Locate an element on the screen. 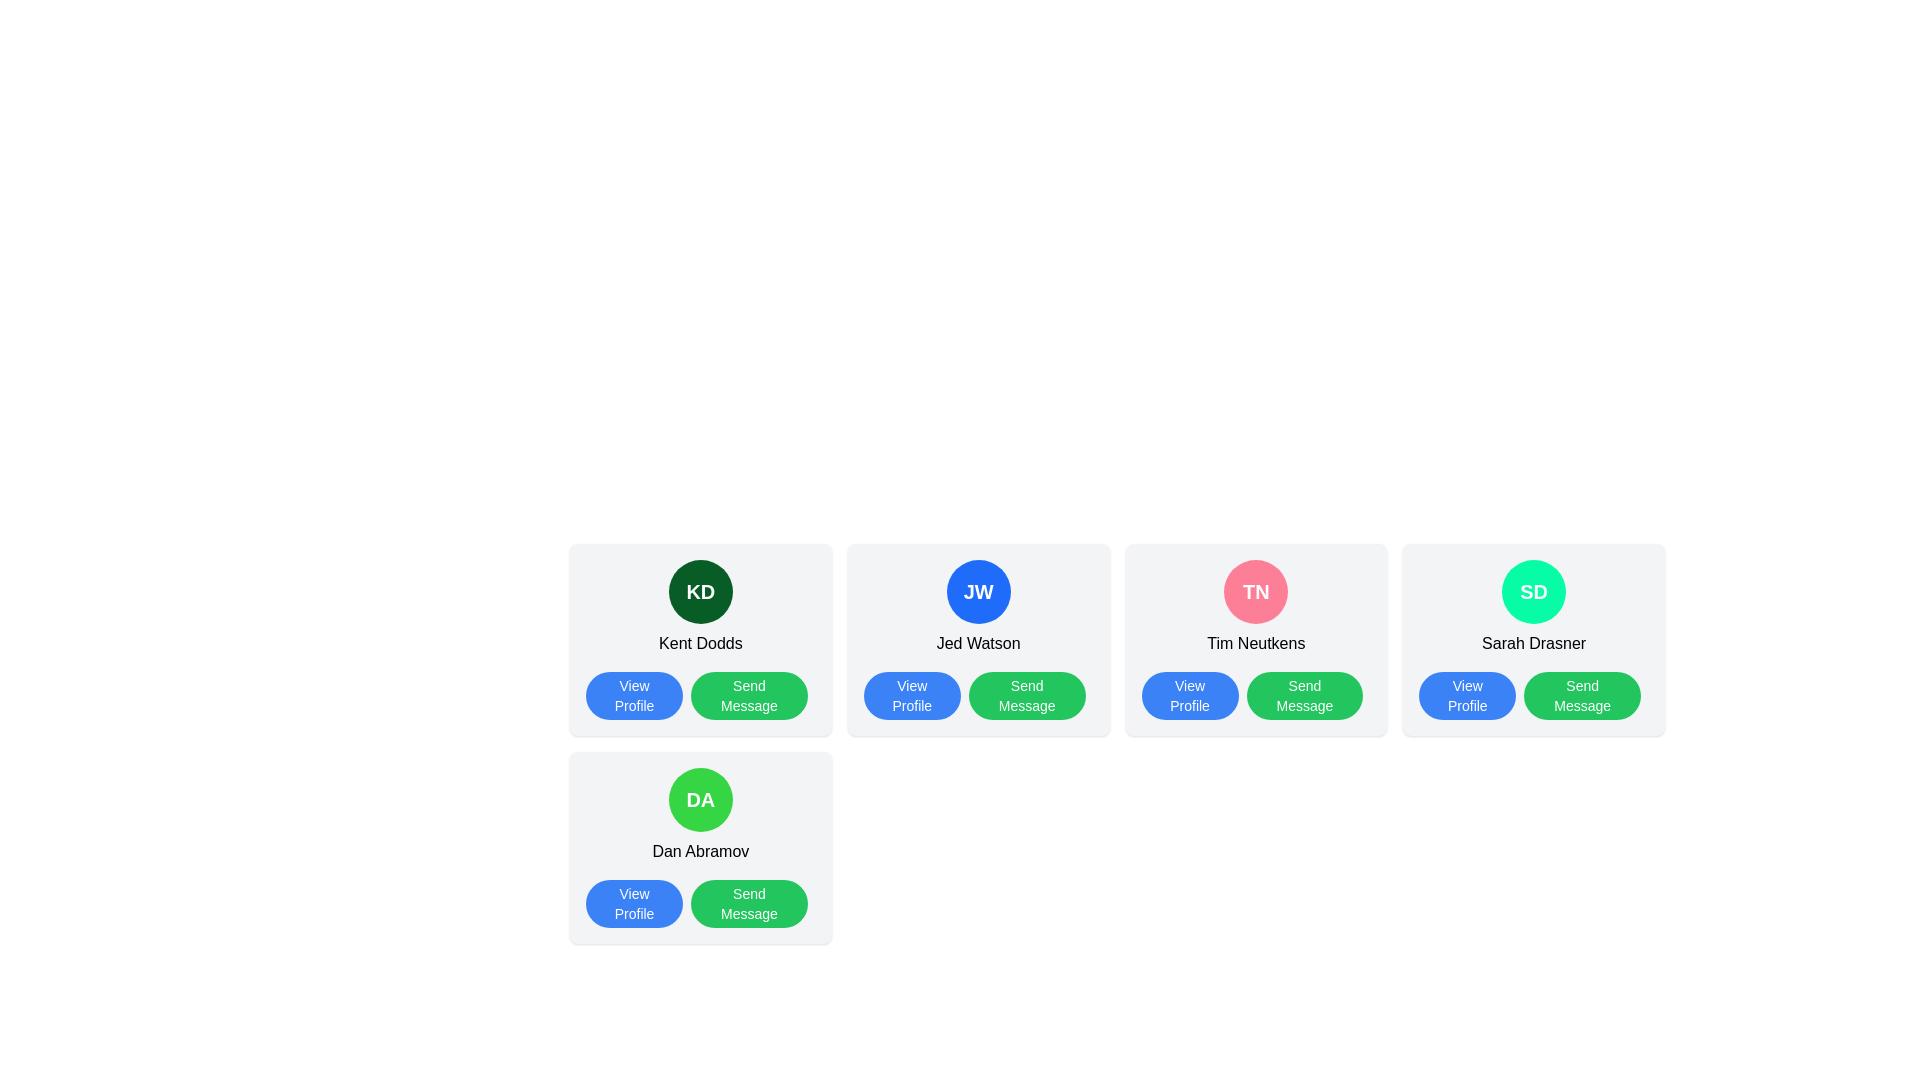  the button located in the second card from the left on the second row, under the card labeled 'Jed Watson', which is the second button in the row is located at coordinates (1027, 694).